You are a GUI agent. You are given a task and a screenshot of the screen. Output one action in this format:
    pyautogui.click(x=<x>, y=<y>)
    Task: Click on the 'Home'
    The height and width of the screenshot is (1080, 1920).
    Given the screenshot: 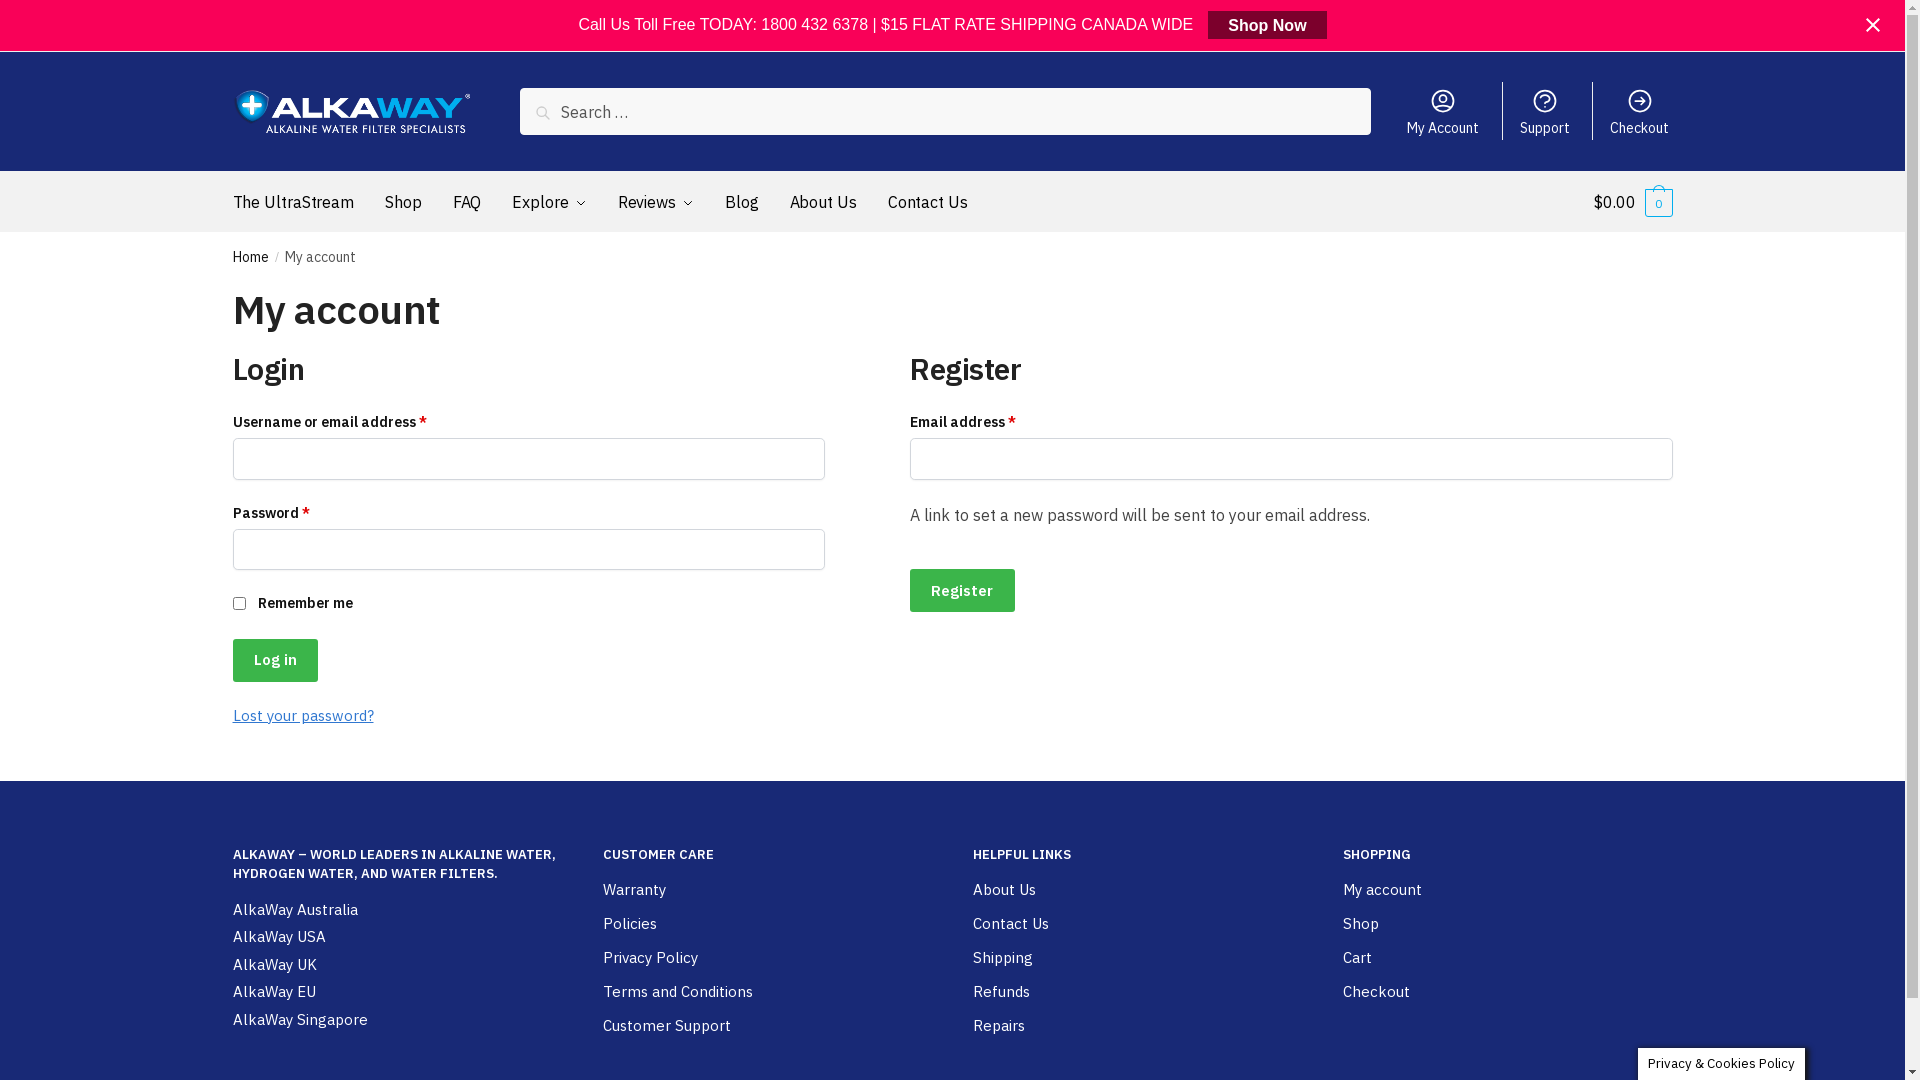 What is the action you would take?
    pyautogui.click(x=248, y=256)
    